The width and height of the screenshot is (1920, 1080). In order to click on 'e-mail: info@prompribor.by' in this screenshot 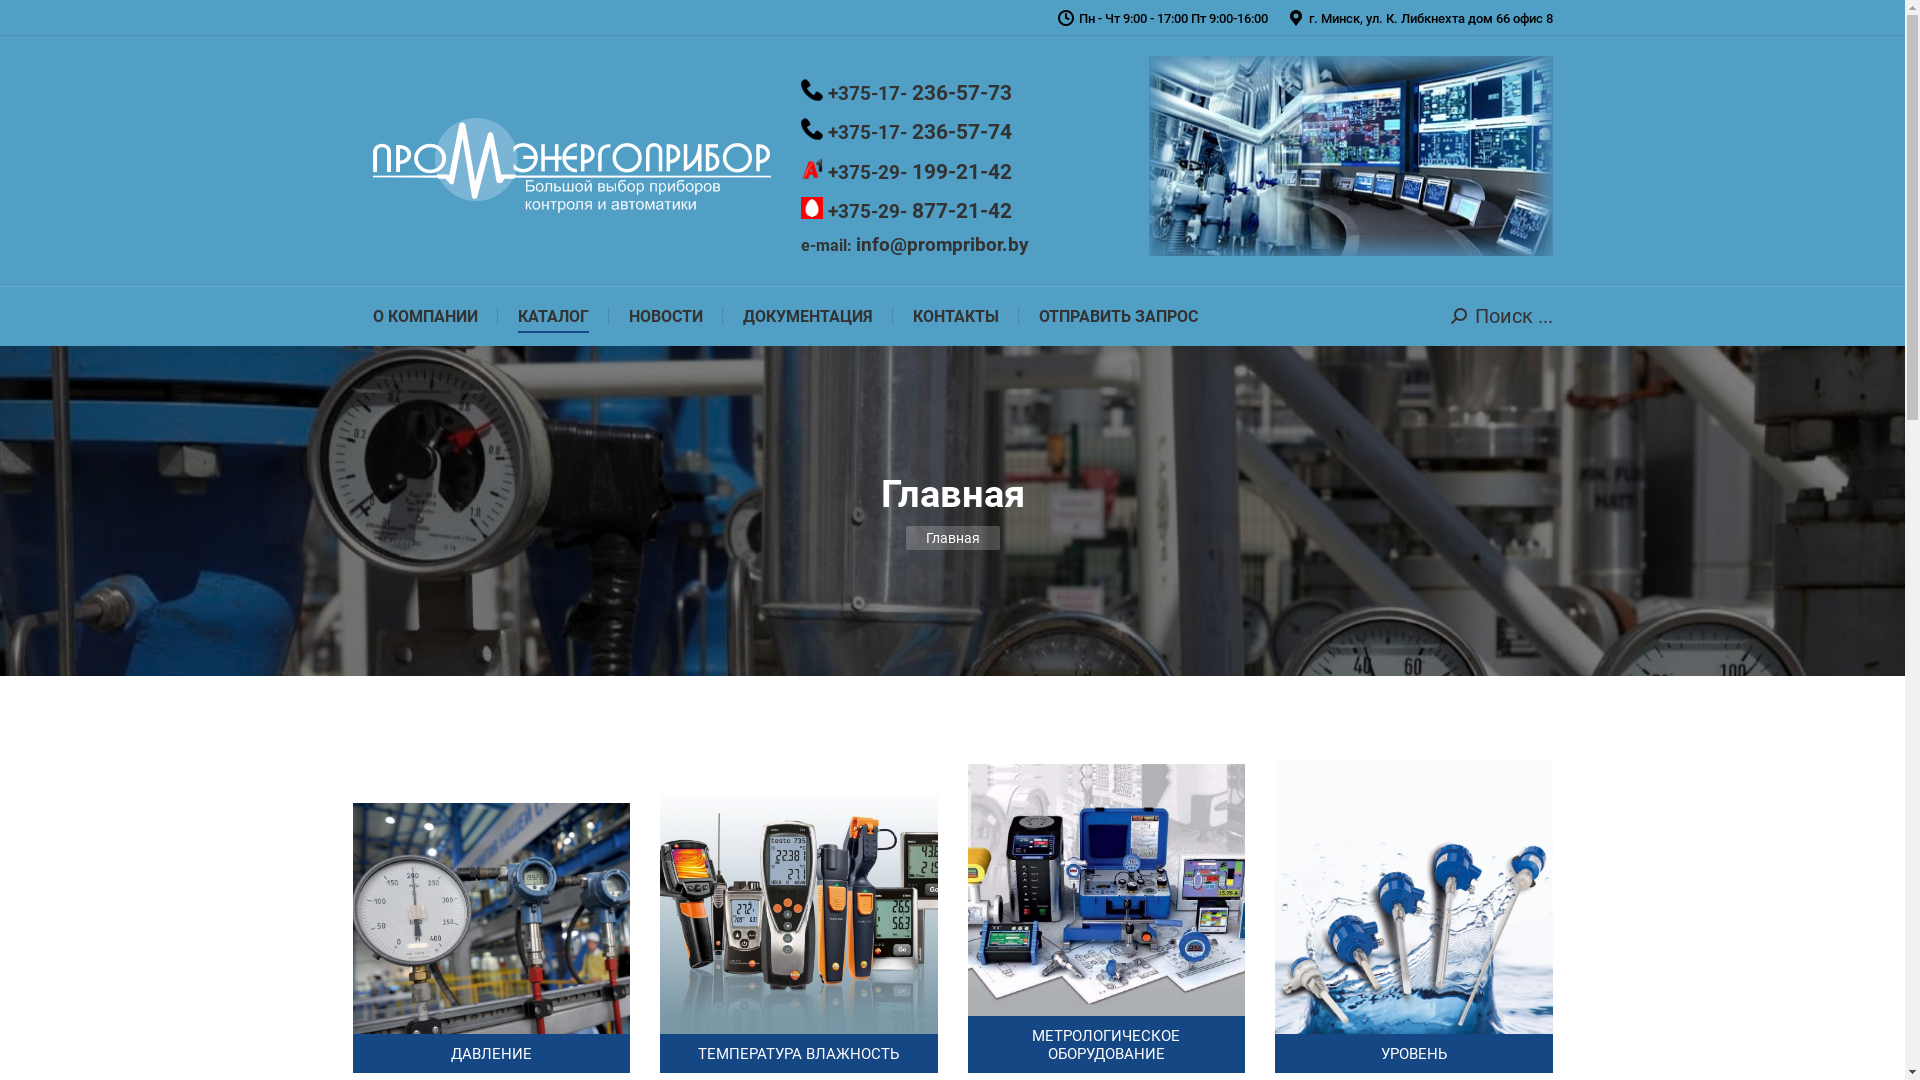, I will do `click(912, 244)`.